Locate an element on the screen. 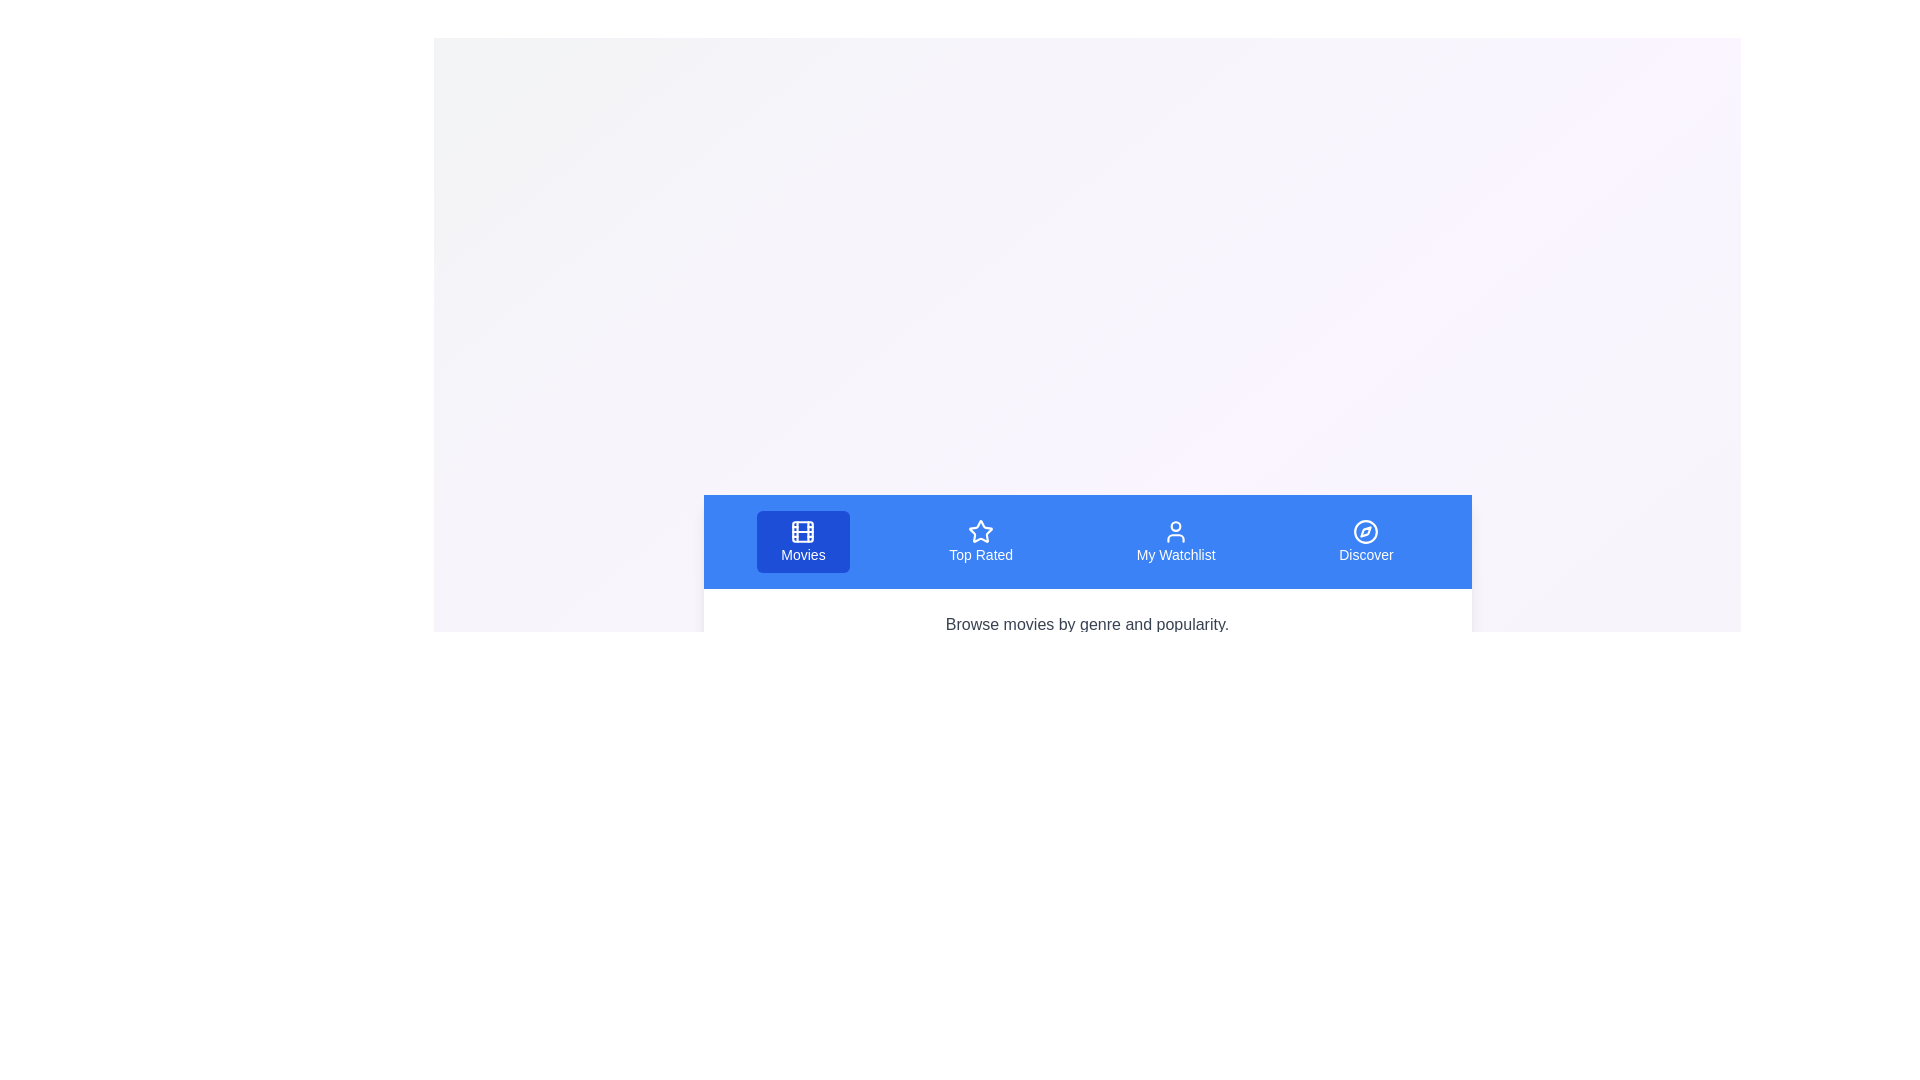 The image size is (1920, 1080). the tab labeled Top Rated to view its content is located at coordinates (980, 542).